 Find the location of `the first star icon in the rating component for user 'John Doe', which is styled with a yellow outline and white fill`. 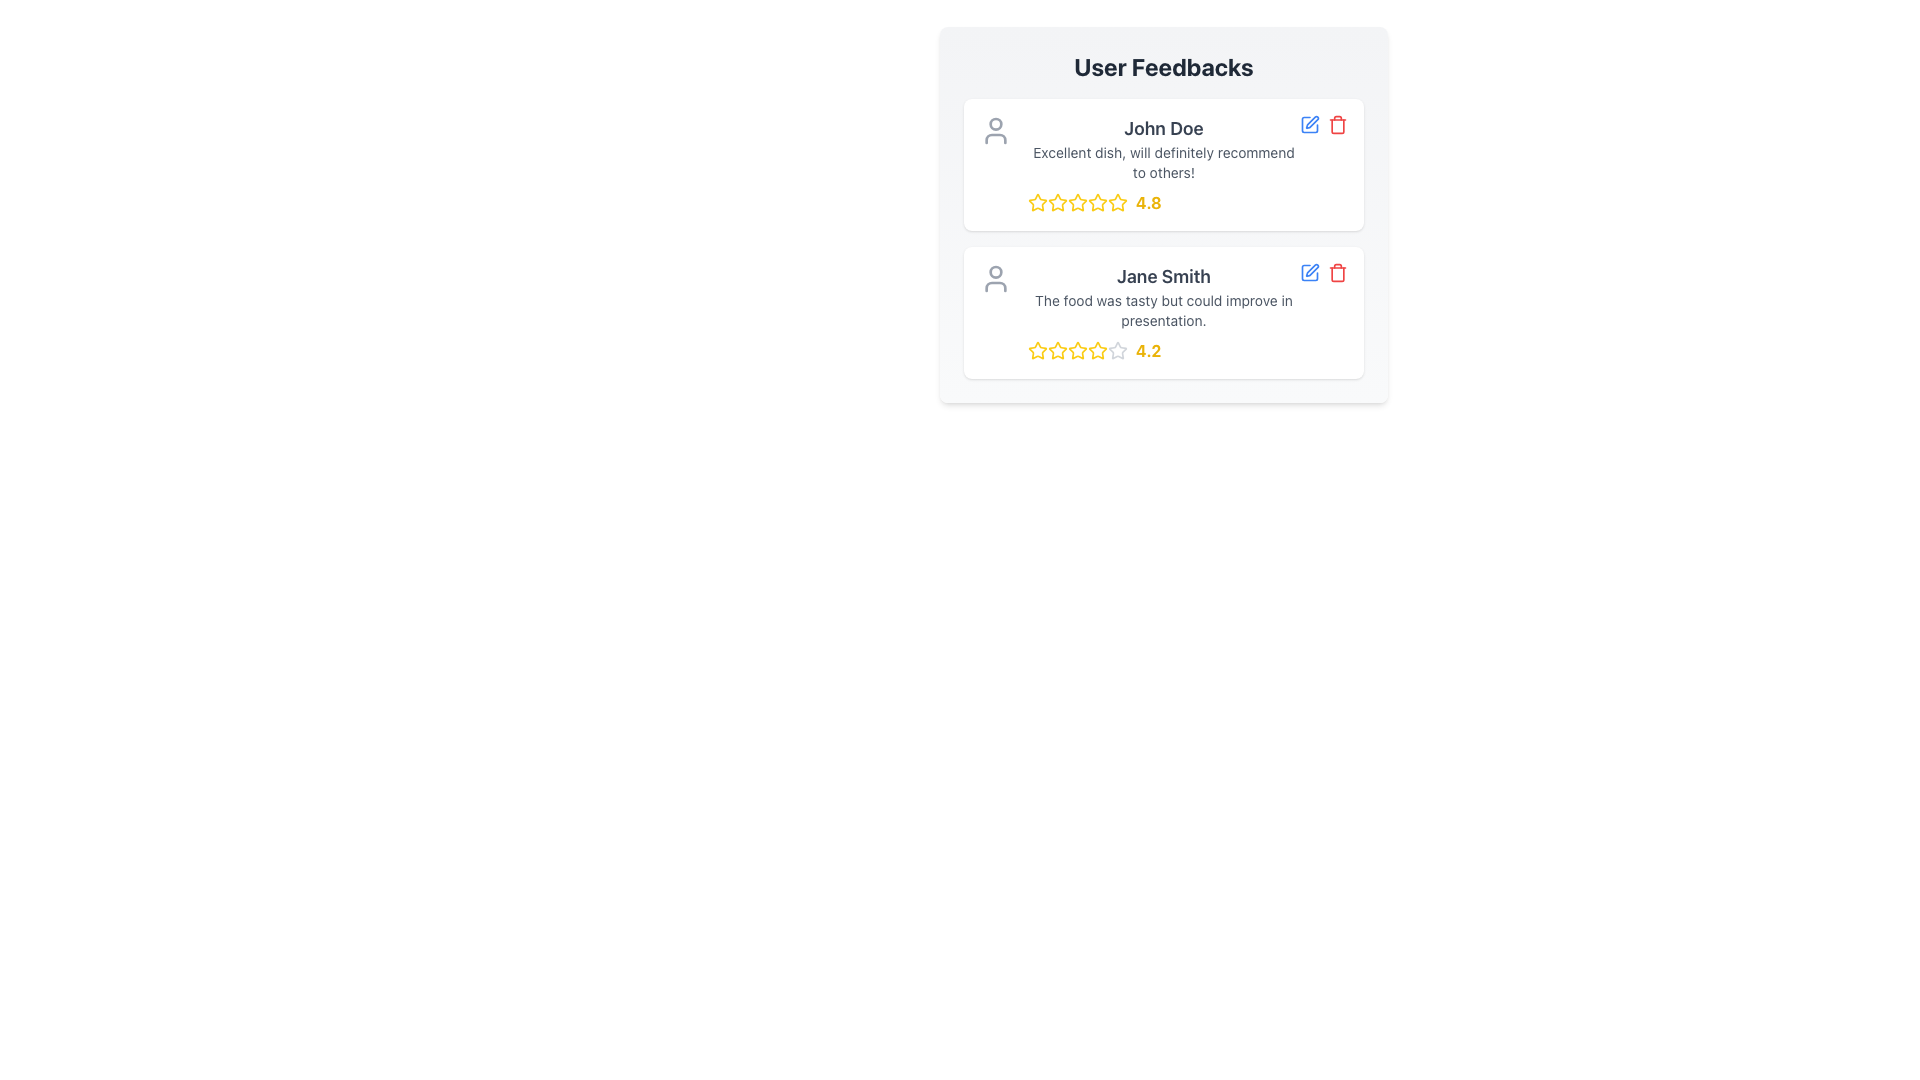

the first star icon in the rating component for user 'John Doe', which is styled with a yellow outline and white fill is located at coordinates (1037, 202).